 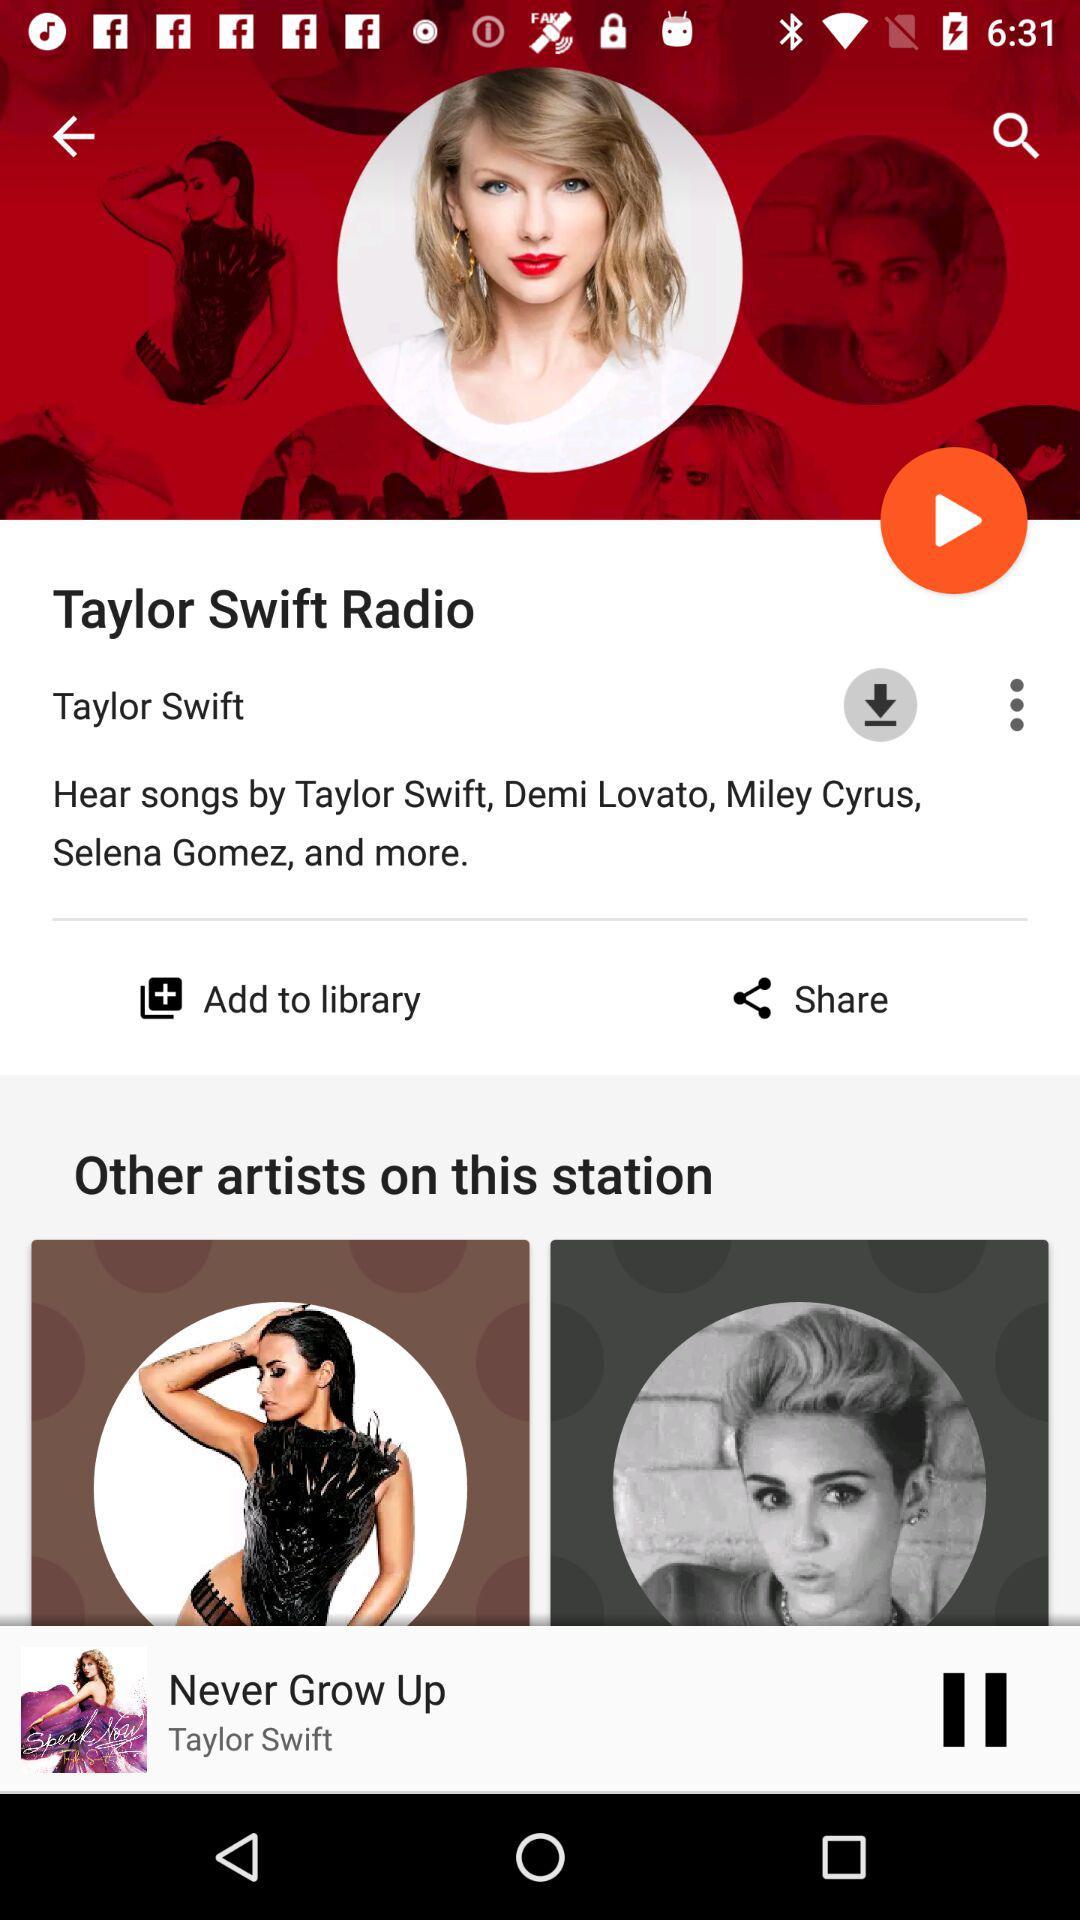 What do you see at coordinates (804, 998) in the screenshot?
I see `share icon which is beside add to library` at bounding box center [804, 998].